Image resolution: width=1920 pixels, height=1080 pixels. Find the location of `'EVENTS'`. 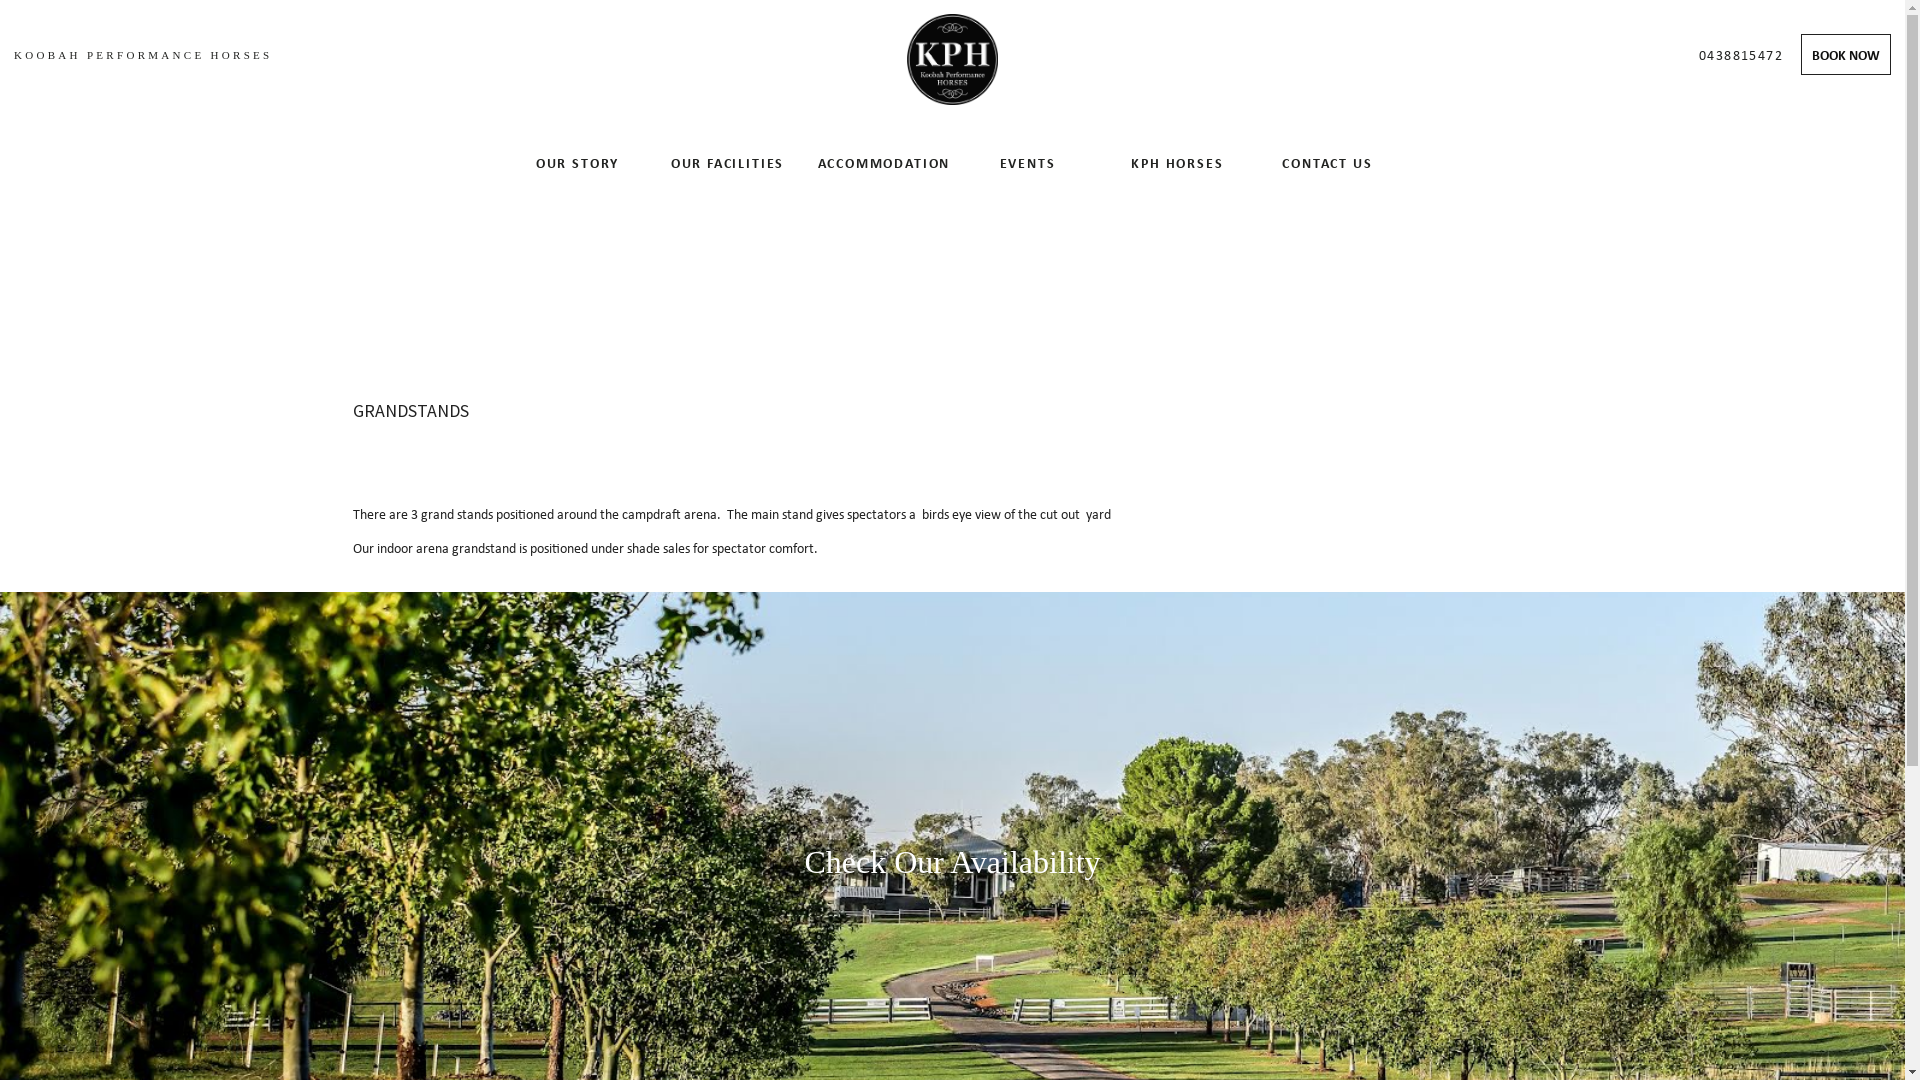

'EVENTS' is located at coordinates (950, 161).